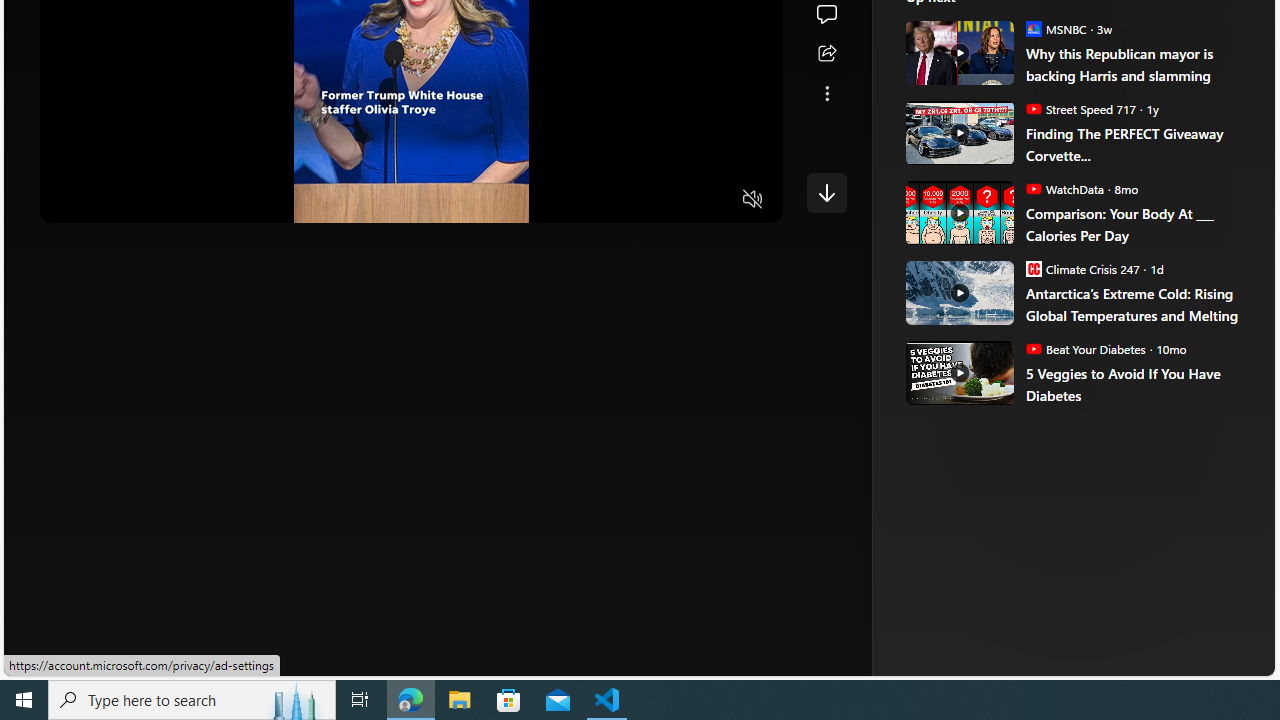 The image size is (1280, 720). Describe the element at coordinates (826, 53) in the screenshot. I see `'Share this story'` at that location.